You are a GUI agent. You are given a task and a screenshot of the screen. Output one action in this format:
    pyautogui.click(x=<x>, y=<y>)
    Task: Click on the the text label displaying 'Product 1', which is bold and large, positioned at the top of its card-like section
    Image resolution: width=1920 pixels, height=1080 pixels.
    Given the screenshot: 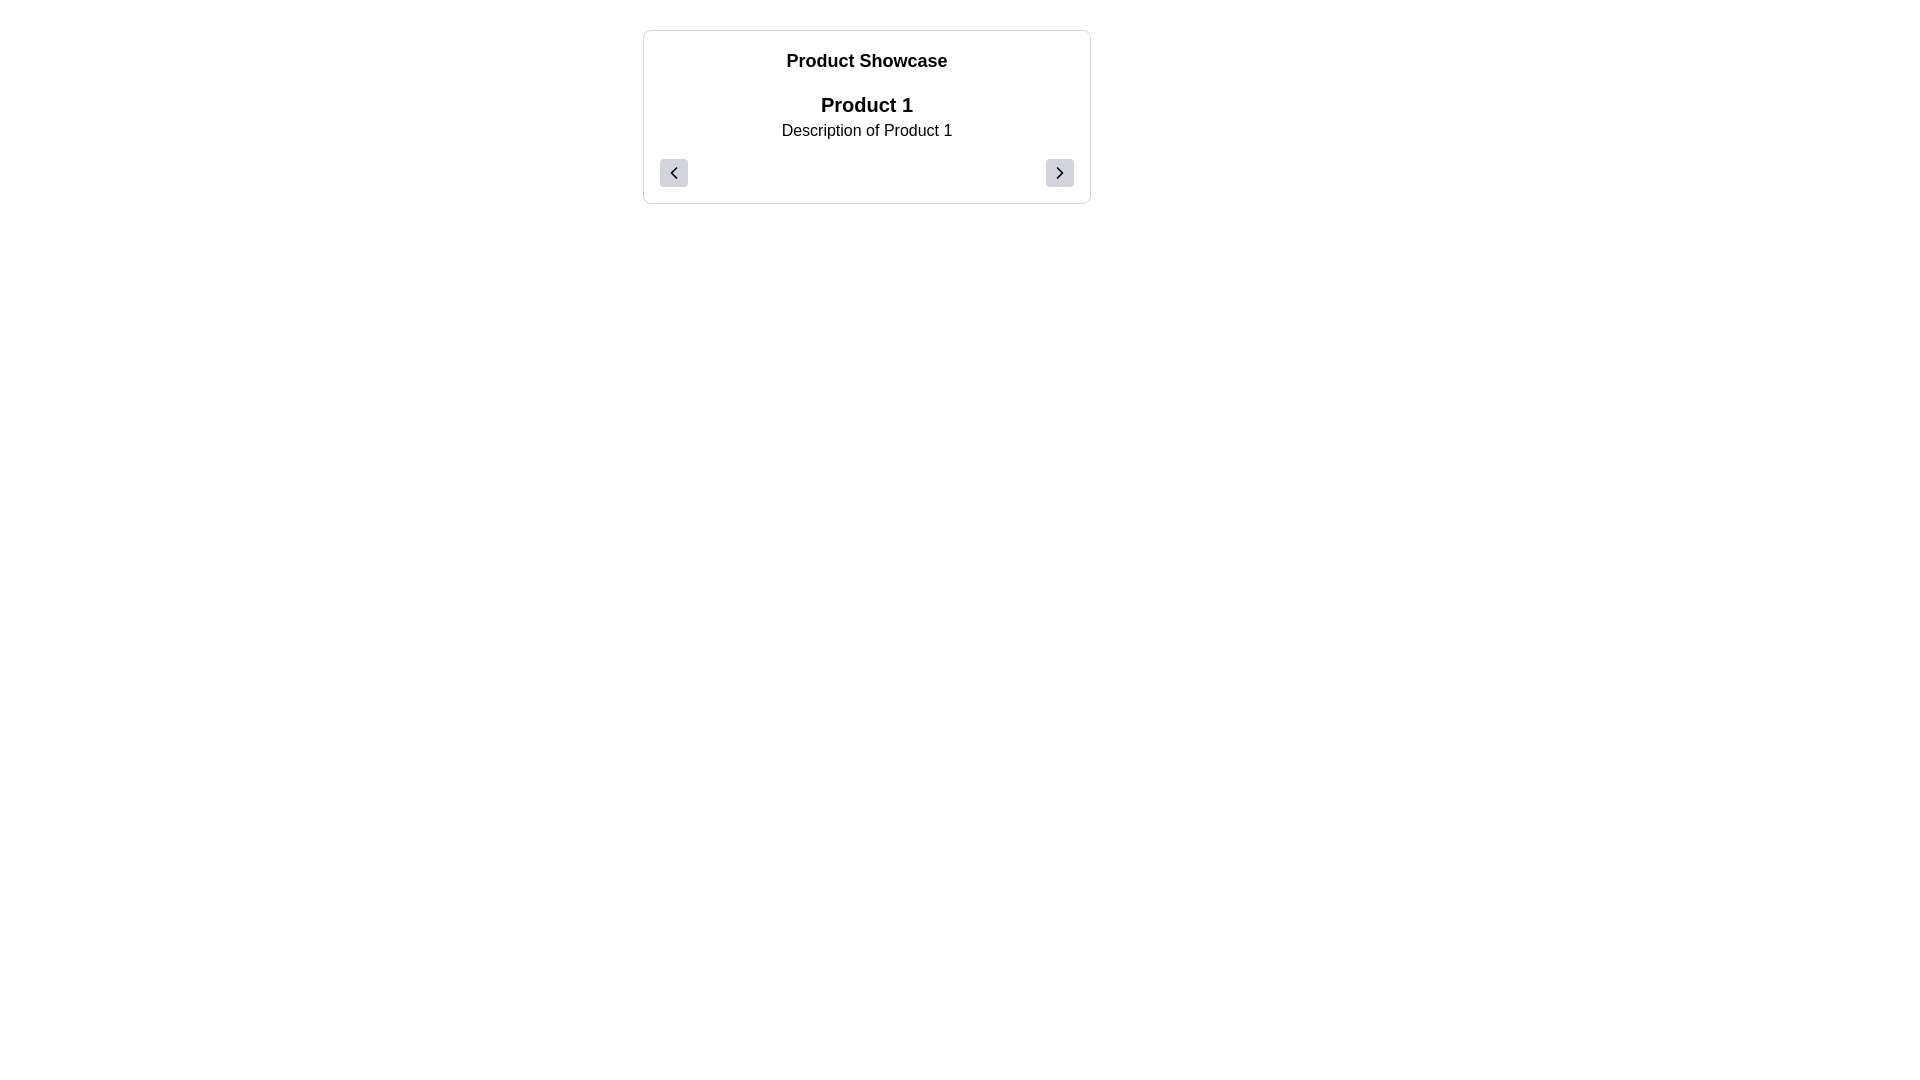 What is the action you would take?
    pyautogui.click(x=867, y=104)
    